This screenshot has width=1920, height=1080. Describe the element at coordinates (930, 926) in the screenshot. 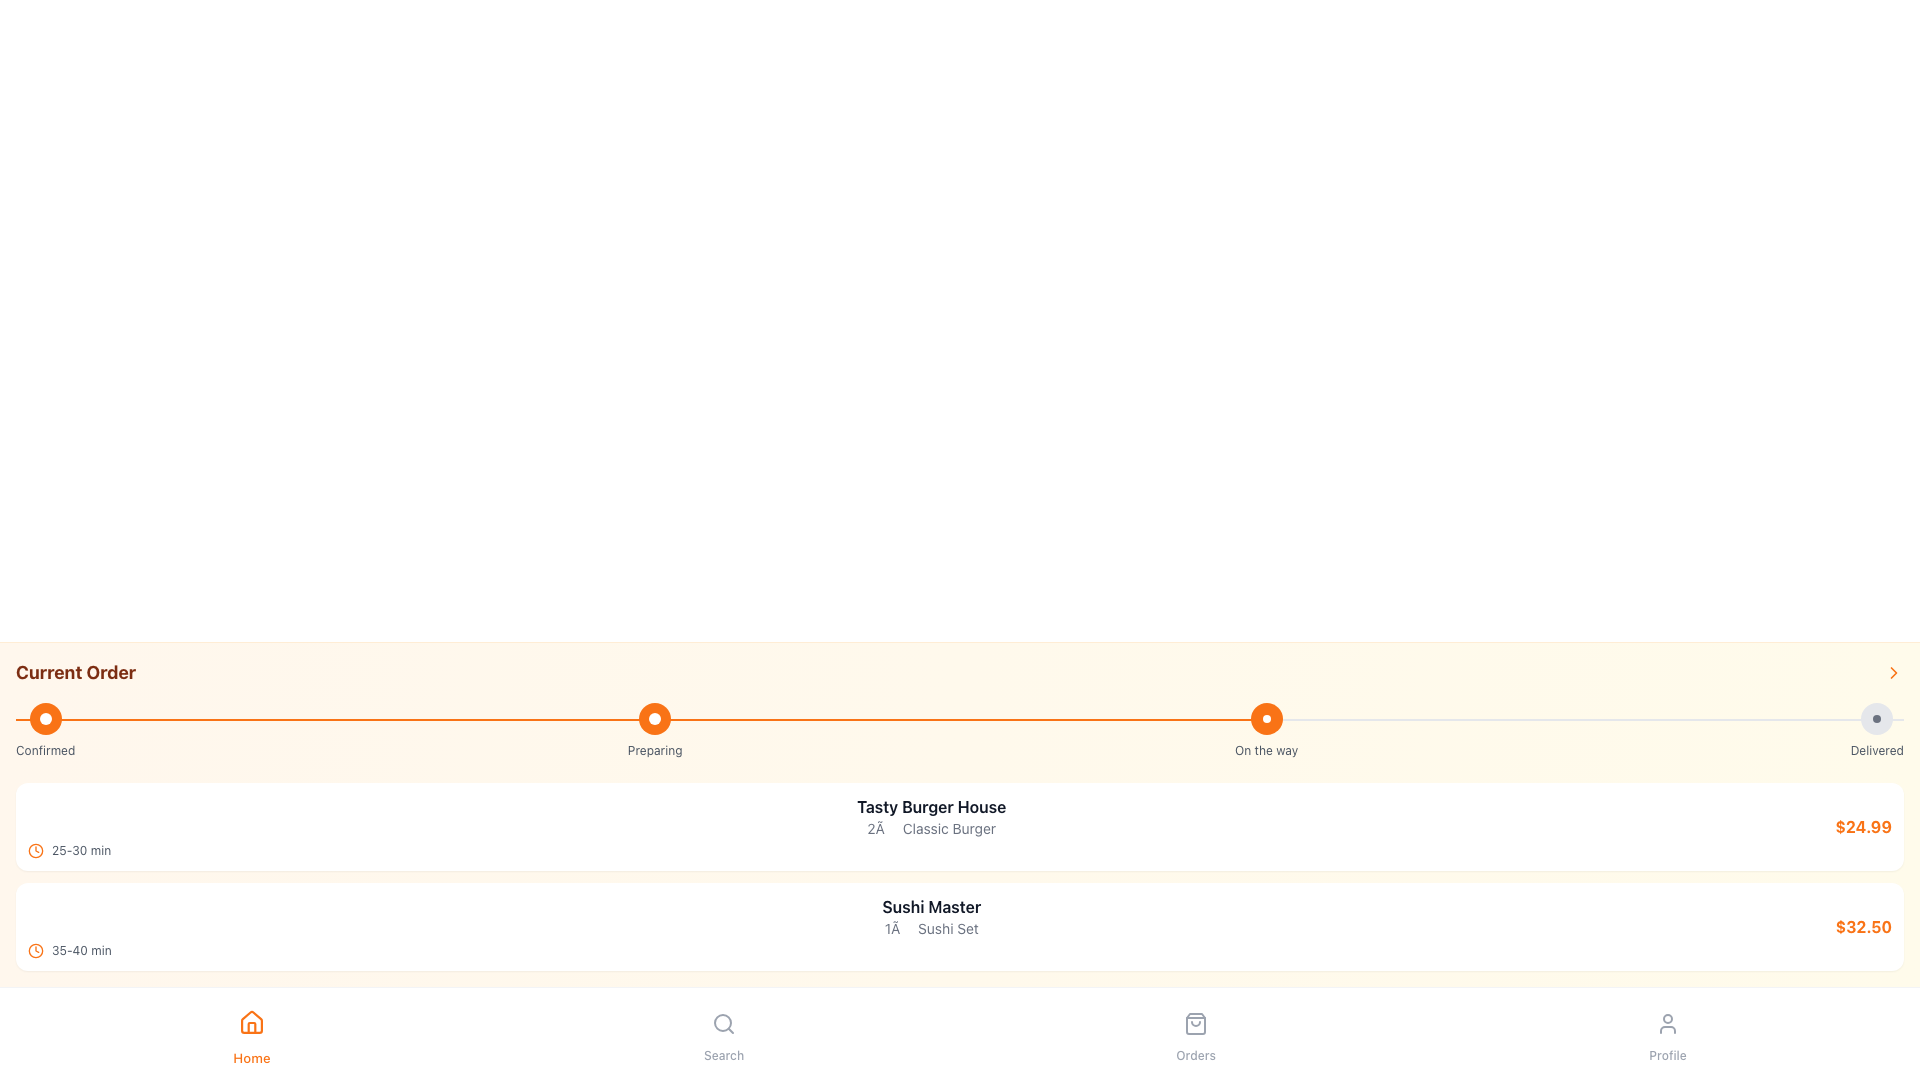

I see `text from the Text block that contains 'Sushi Master', '1× Sushi Set', and '35-40 min', located in the middle section of the current order view` at that location.